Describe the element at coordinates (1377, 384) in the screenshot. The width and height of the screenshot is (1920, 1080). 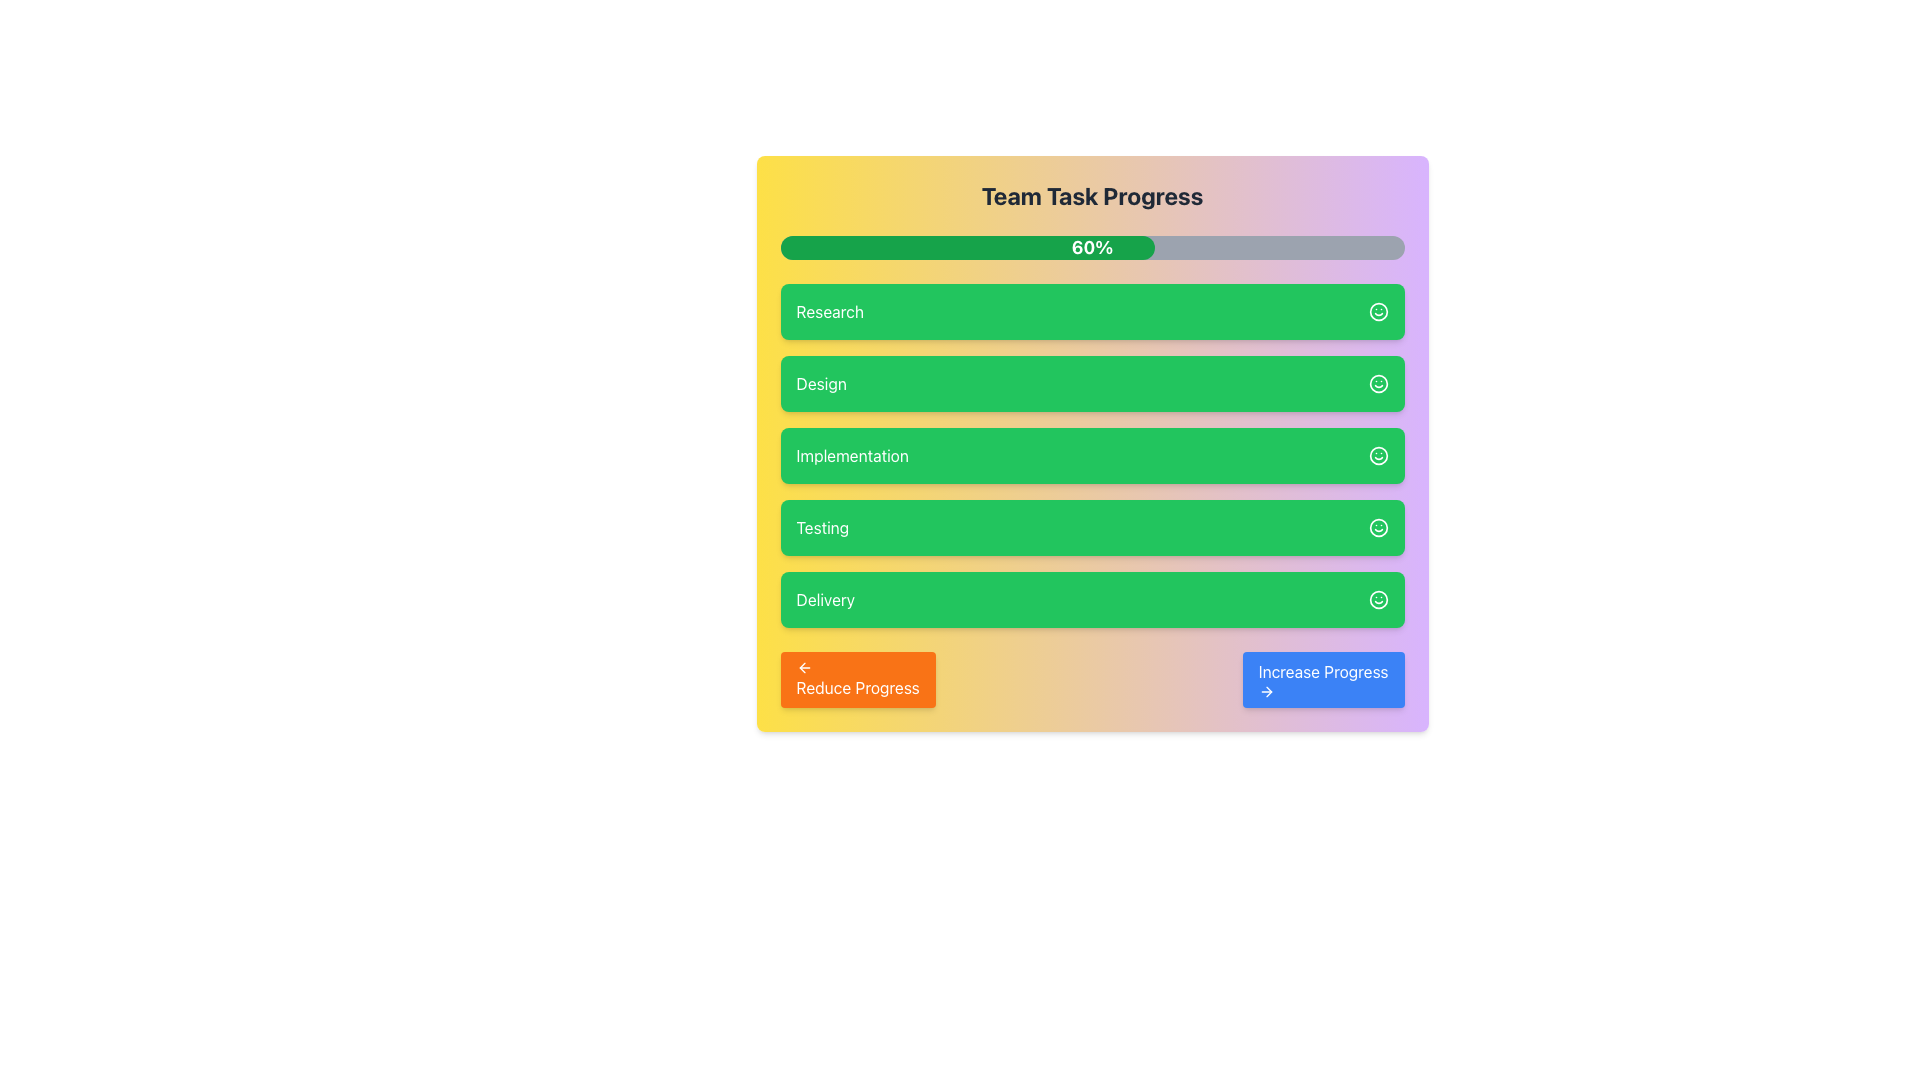
I see `the status marker icon located on the right side of the green rectangle labeled 'Design', which indicates the progress of the 'Design' task` at that location.